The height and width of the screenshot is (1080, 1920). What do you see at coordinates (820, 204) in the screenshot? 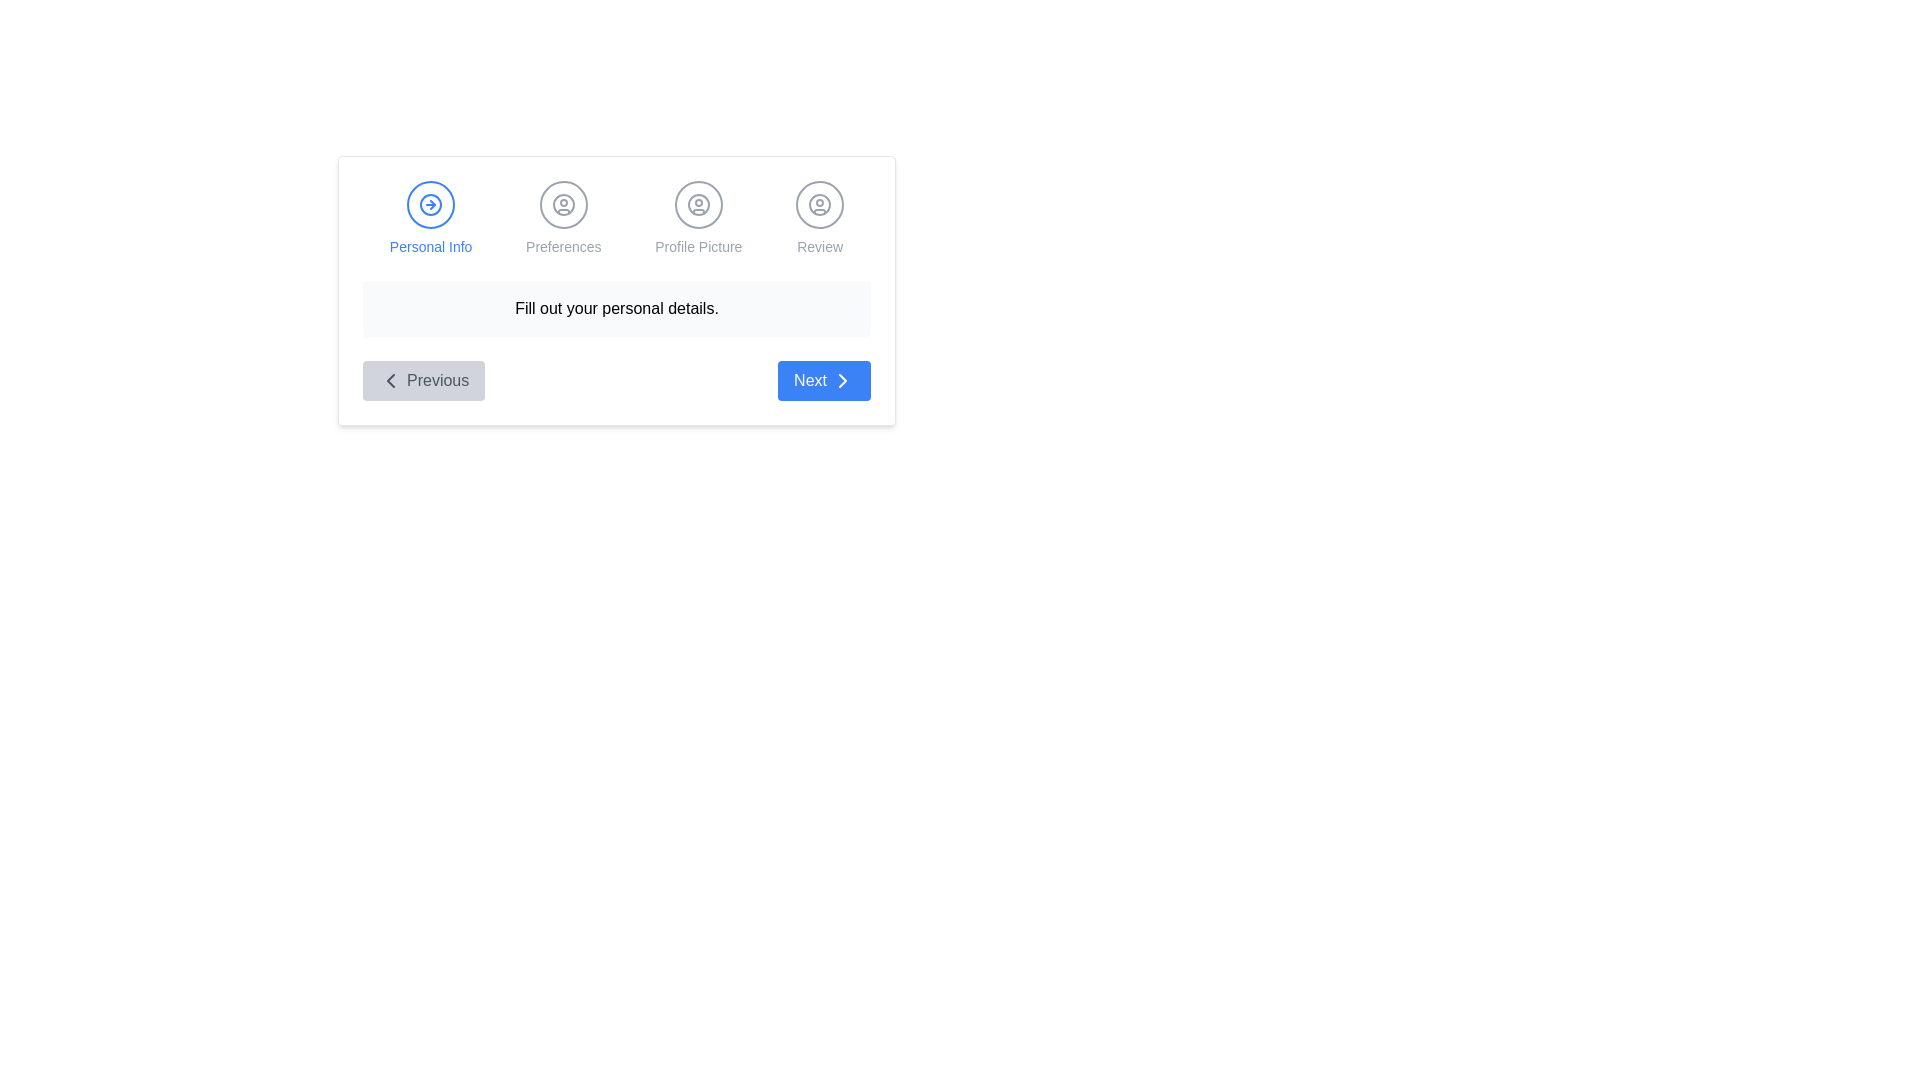
I see `the 'Review' step indicator in the progress navigation bar, which is the last circular icon positioned horizontally at the top of the panel` at bounding box center [820, 204].